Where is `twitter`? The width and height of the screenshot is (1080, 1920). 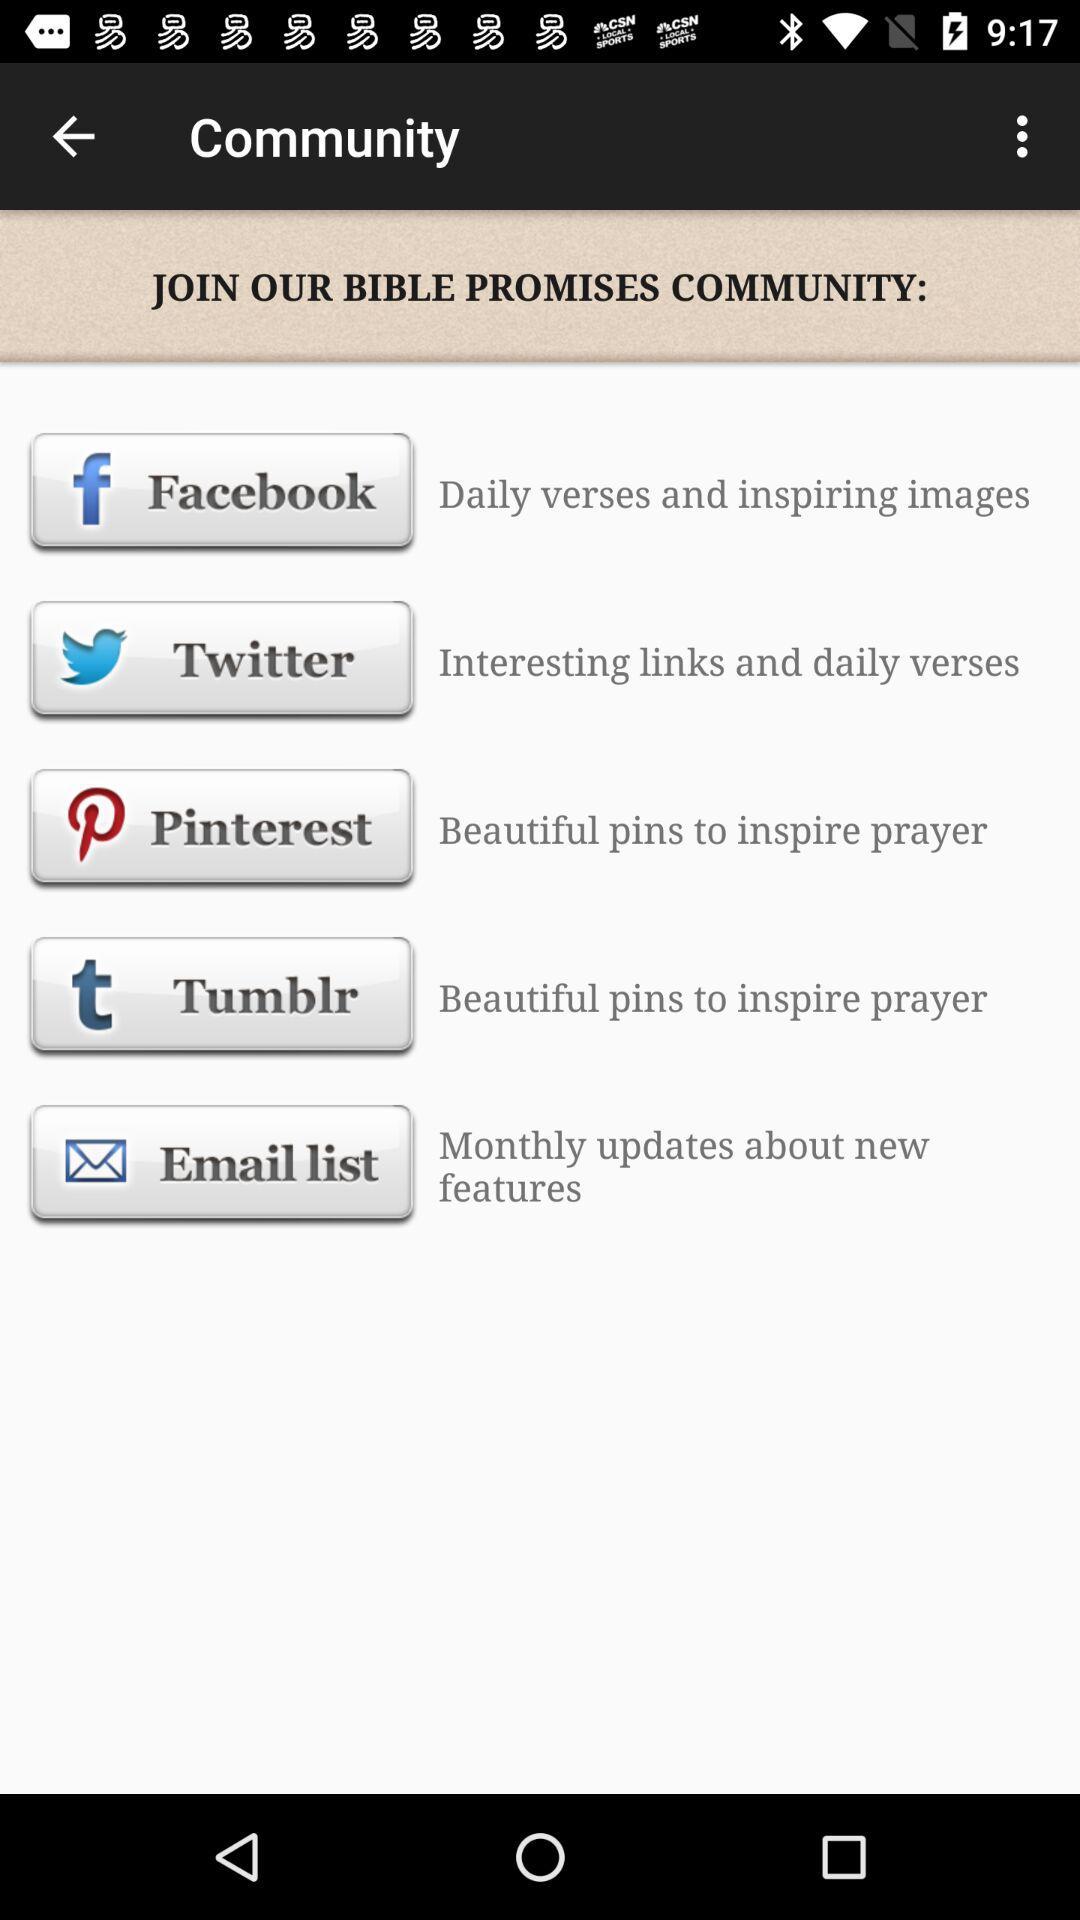
twitter is located at coordinates (222, 661).